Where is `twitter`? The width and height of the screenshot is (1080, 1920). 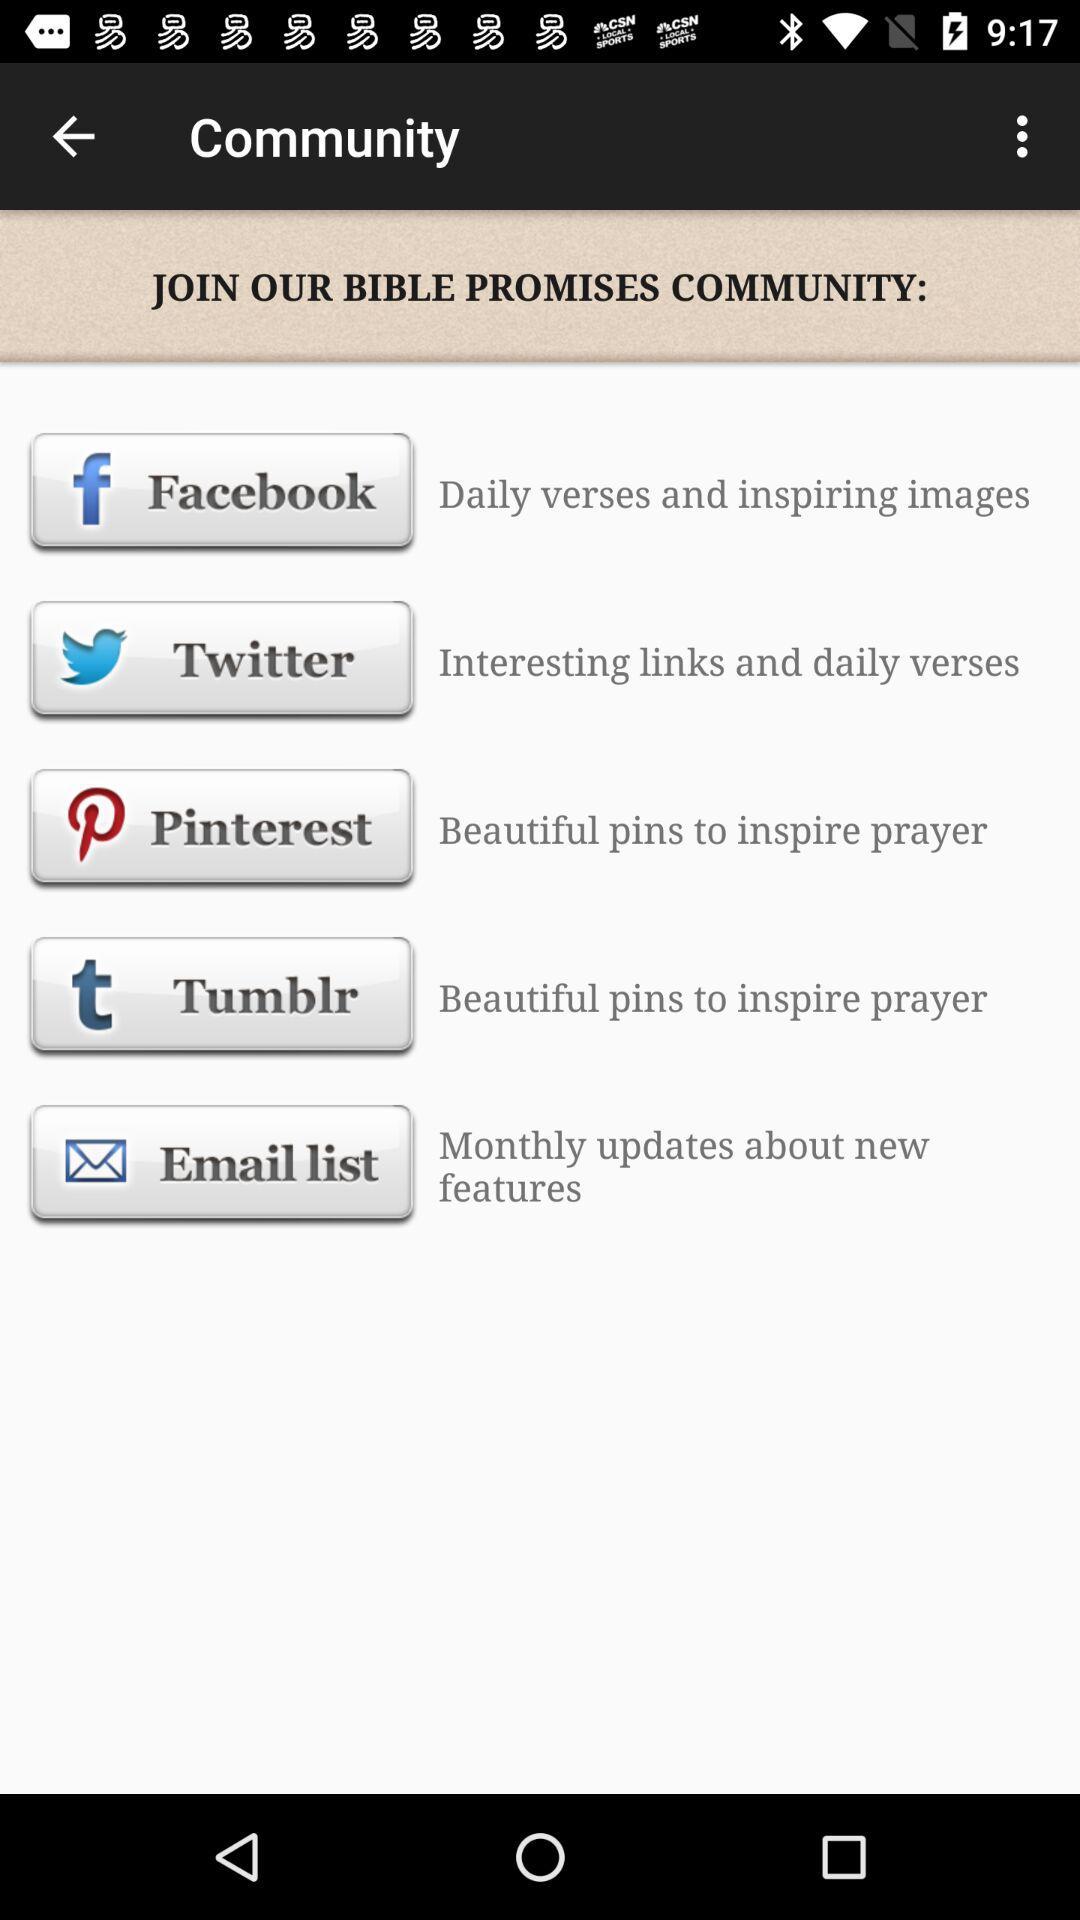
twitter is located at coordinates (222, 661).